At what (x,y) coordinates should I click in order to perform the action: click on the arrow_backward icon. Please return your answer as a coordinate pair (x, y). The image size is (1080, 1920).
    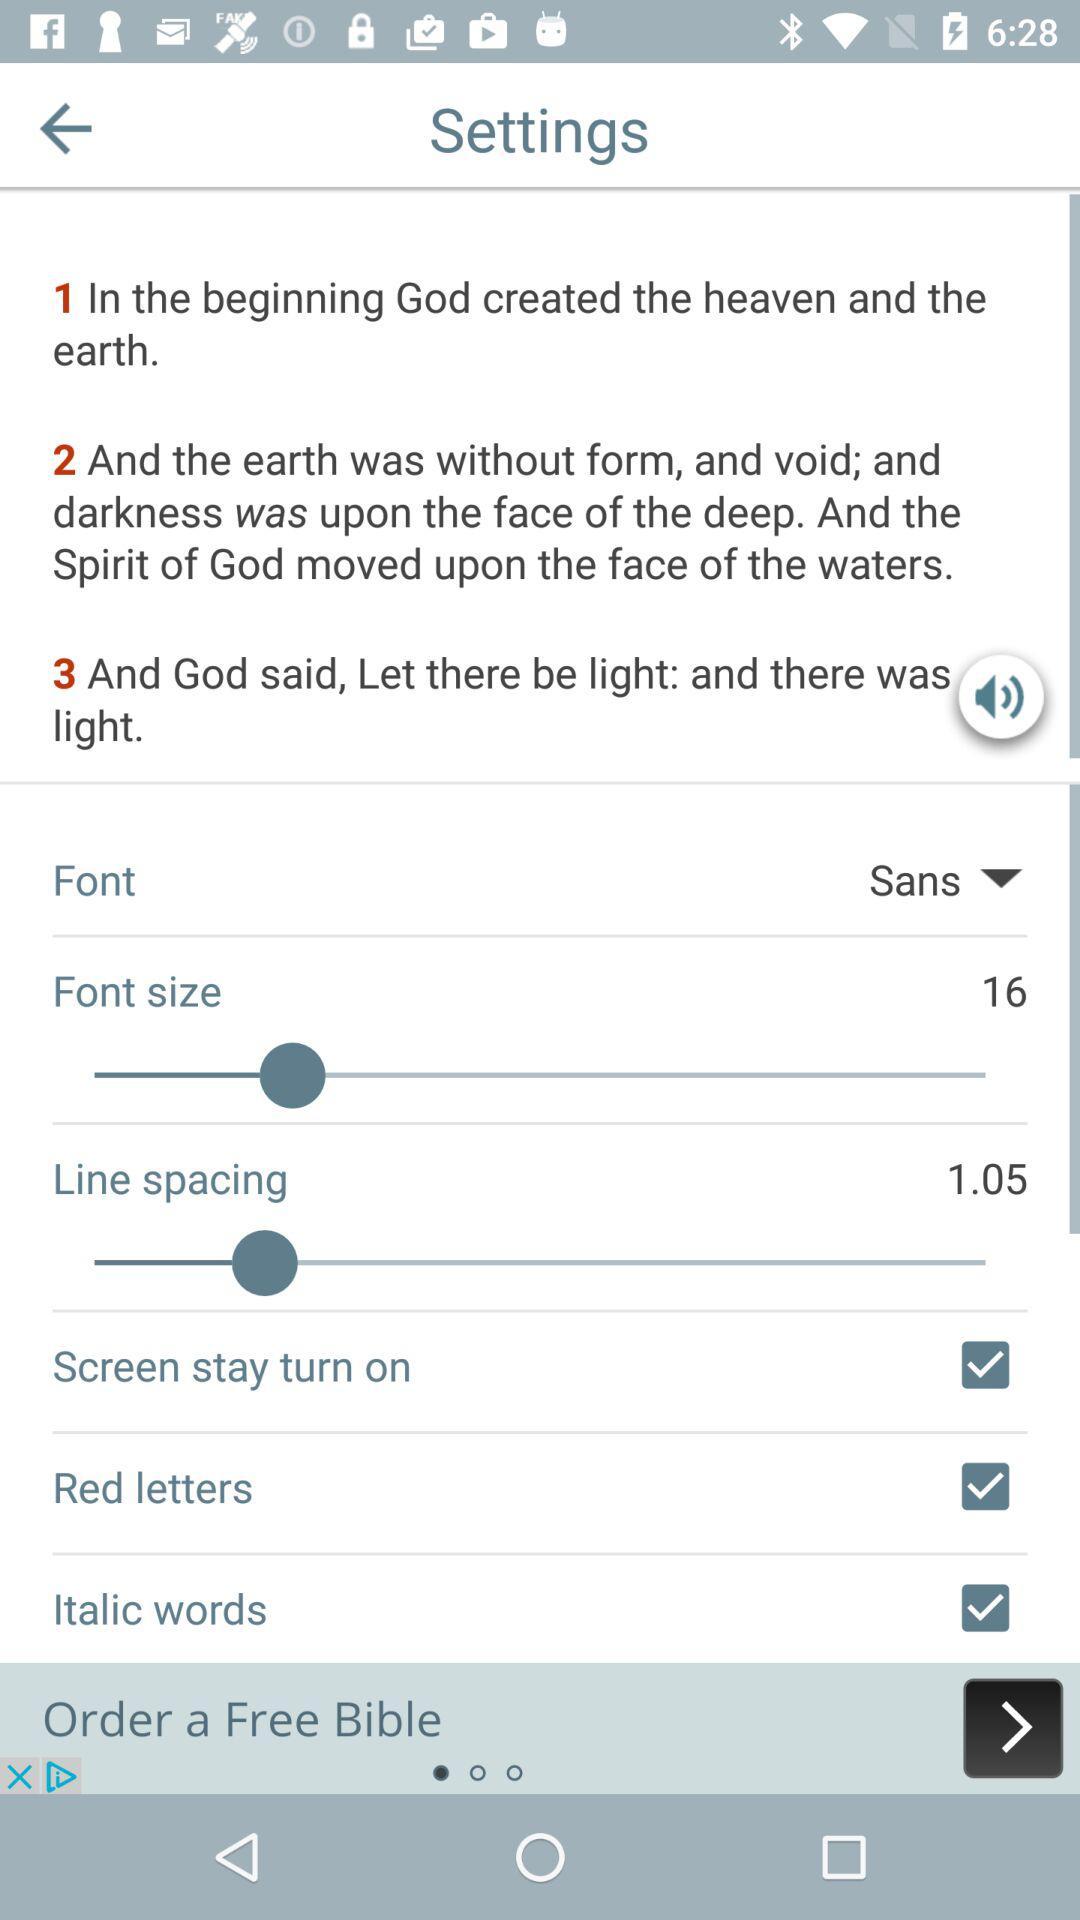
    Looking at the image, I should click on (64, 127).